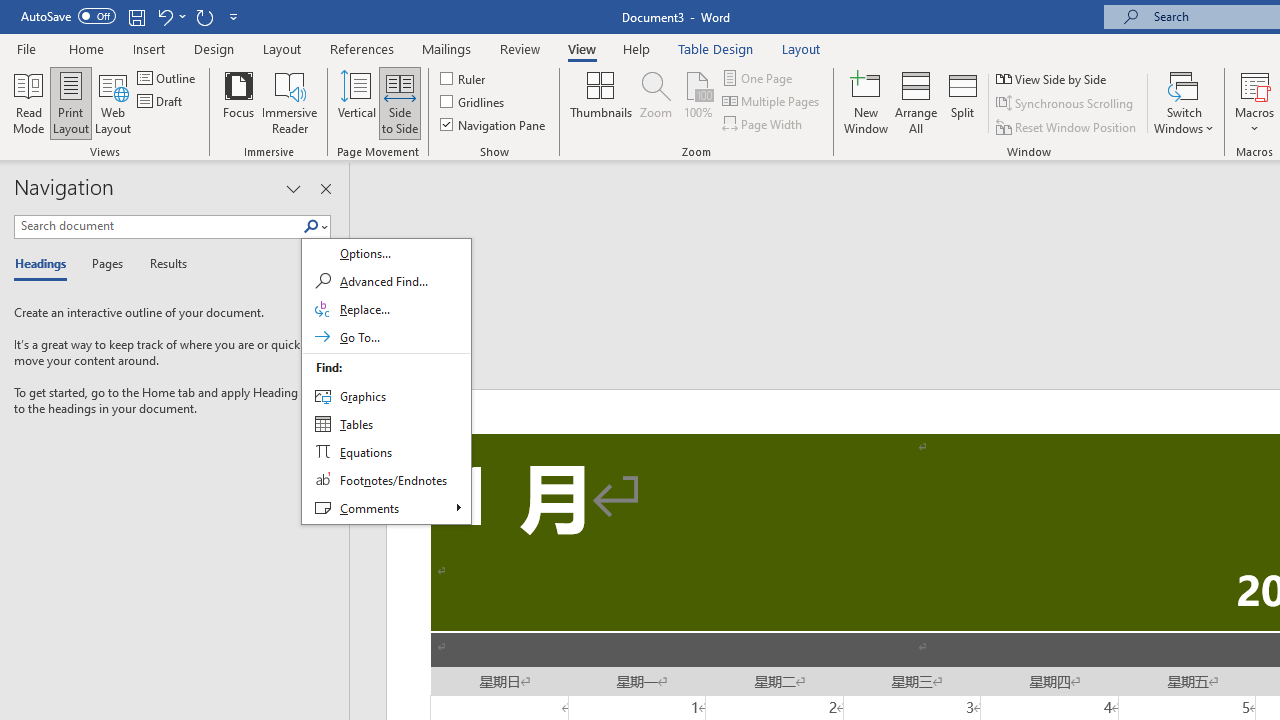  Describe the element at coordinates (1254, 103) in the screenshot. I see `'Macros'` at that location.